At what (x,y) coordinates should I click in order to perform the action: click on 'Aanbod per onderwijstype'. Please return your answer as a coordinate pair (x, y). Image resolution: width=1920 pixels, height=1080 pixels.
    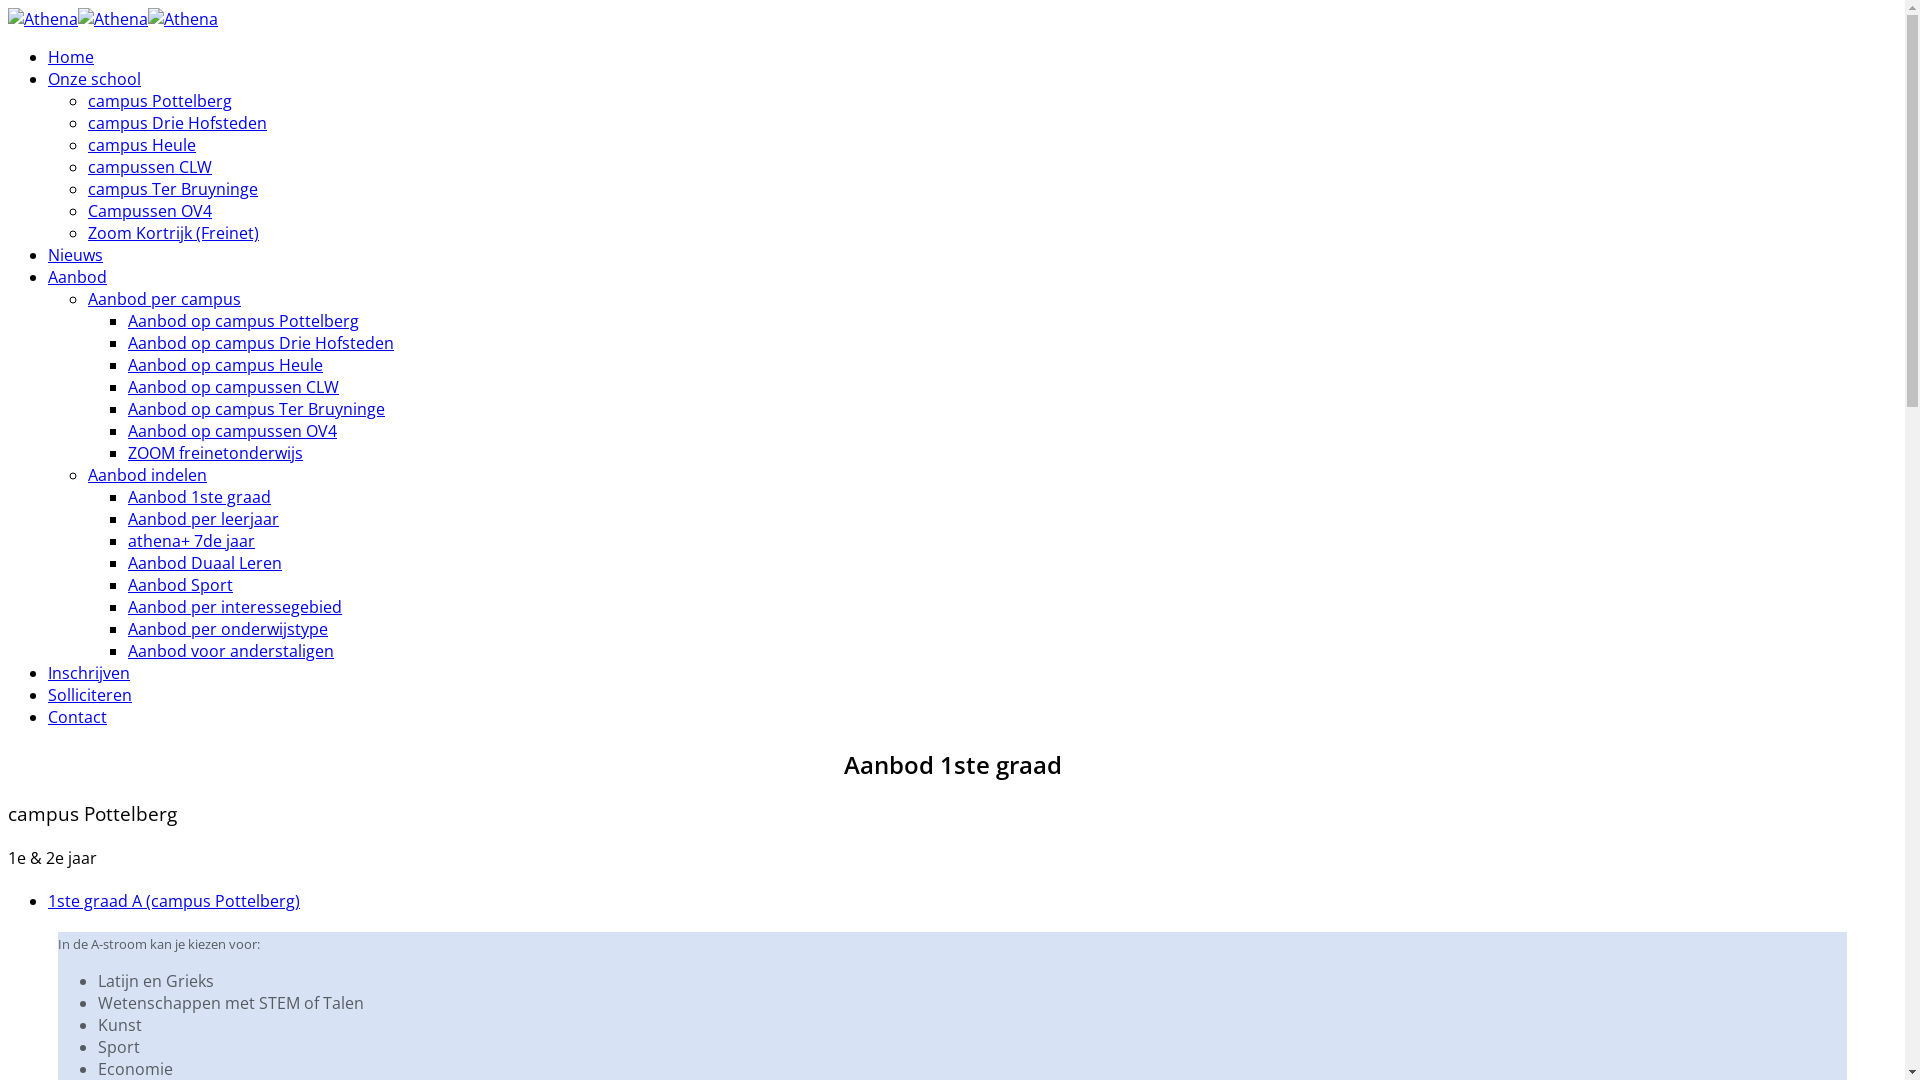
    Looking at the image, I should click on (227, 627).